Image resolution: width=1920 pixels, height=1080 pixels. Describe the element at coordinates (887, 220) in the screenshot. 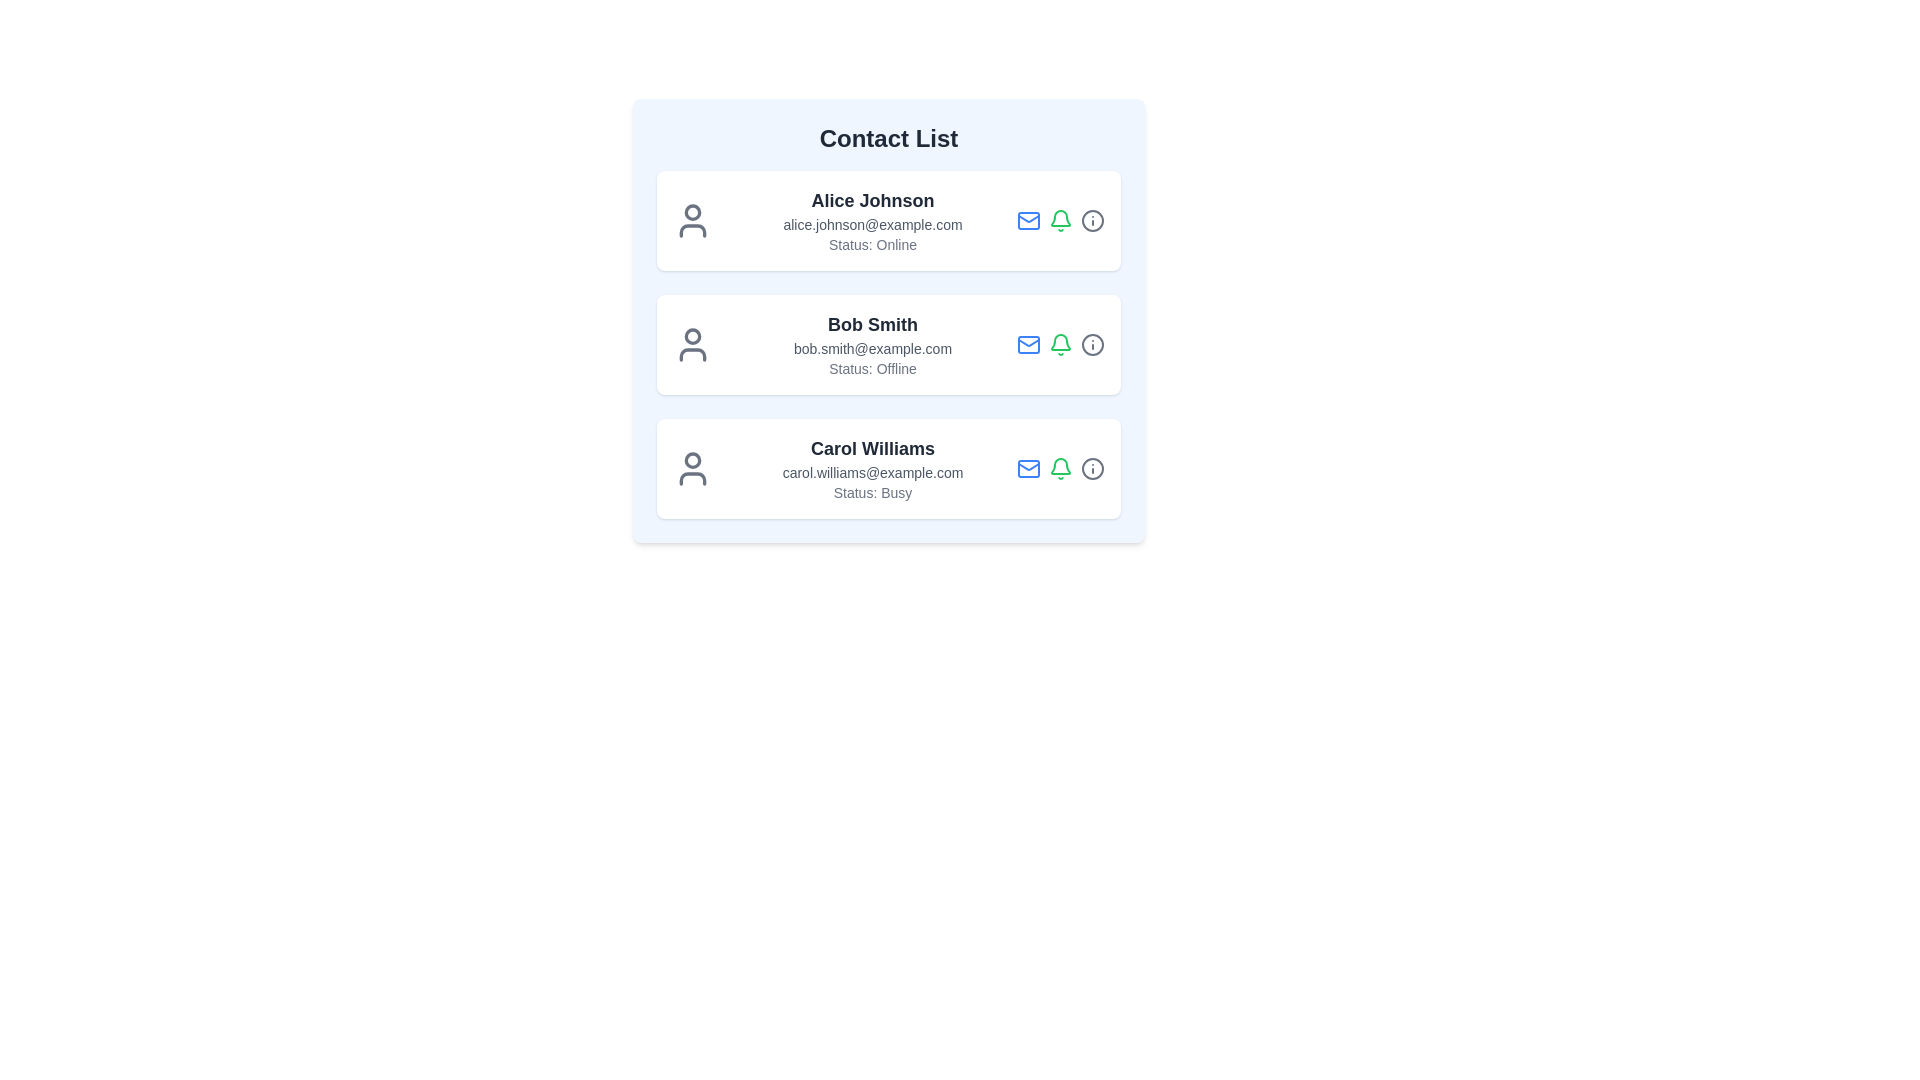

I see `the contact details of Alice Johnson` at that location.